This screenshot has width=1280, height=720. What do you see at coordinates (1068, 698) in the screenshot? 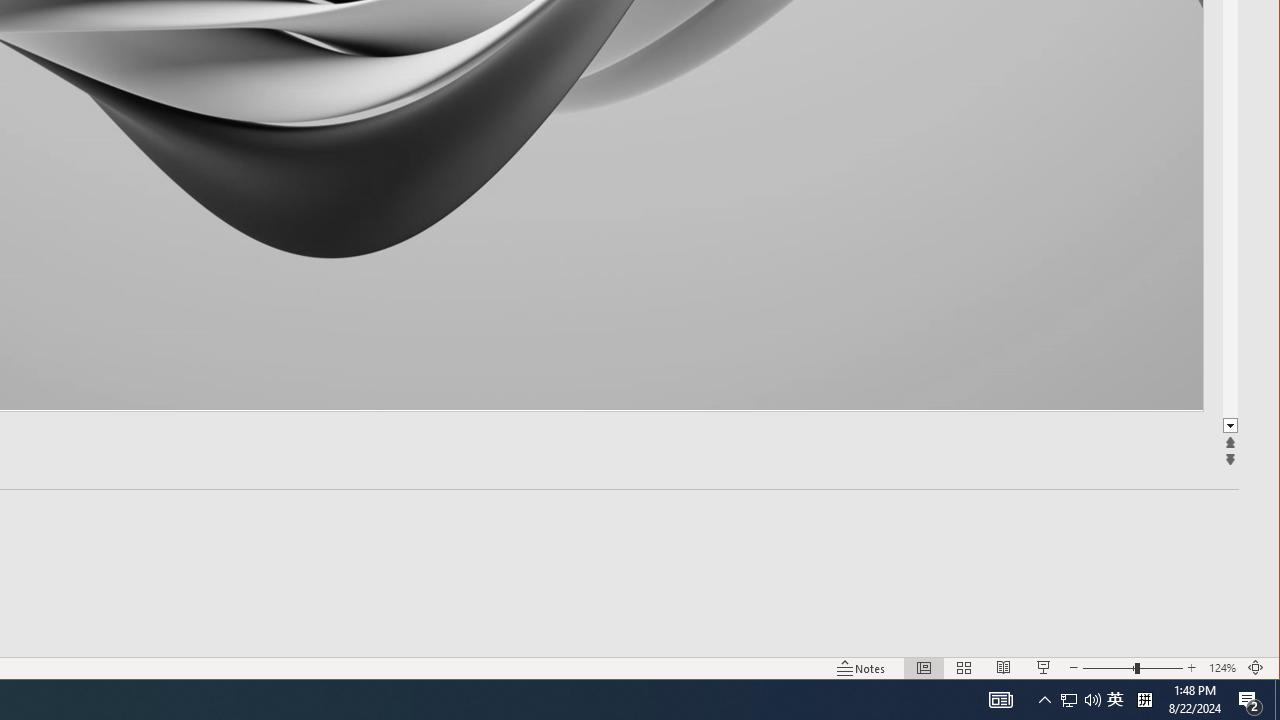
I see `'User Promoted Notification Area'` at bounding box center [1068, 698].